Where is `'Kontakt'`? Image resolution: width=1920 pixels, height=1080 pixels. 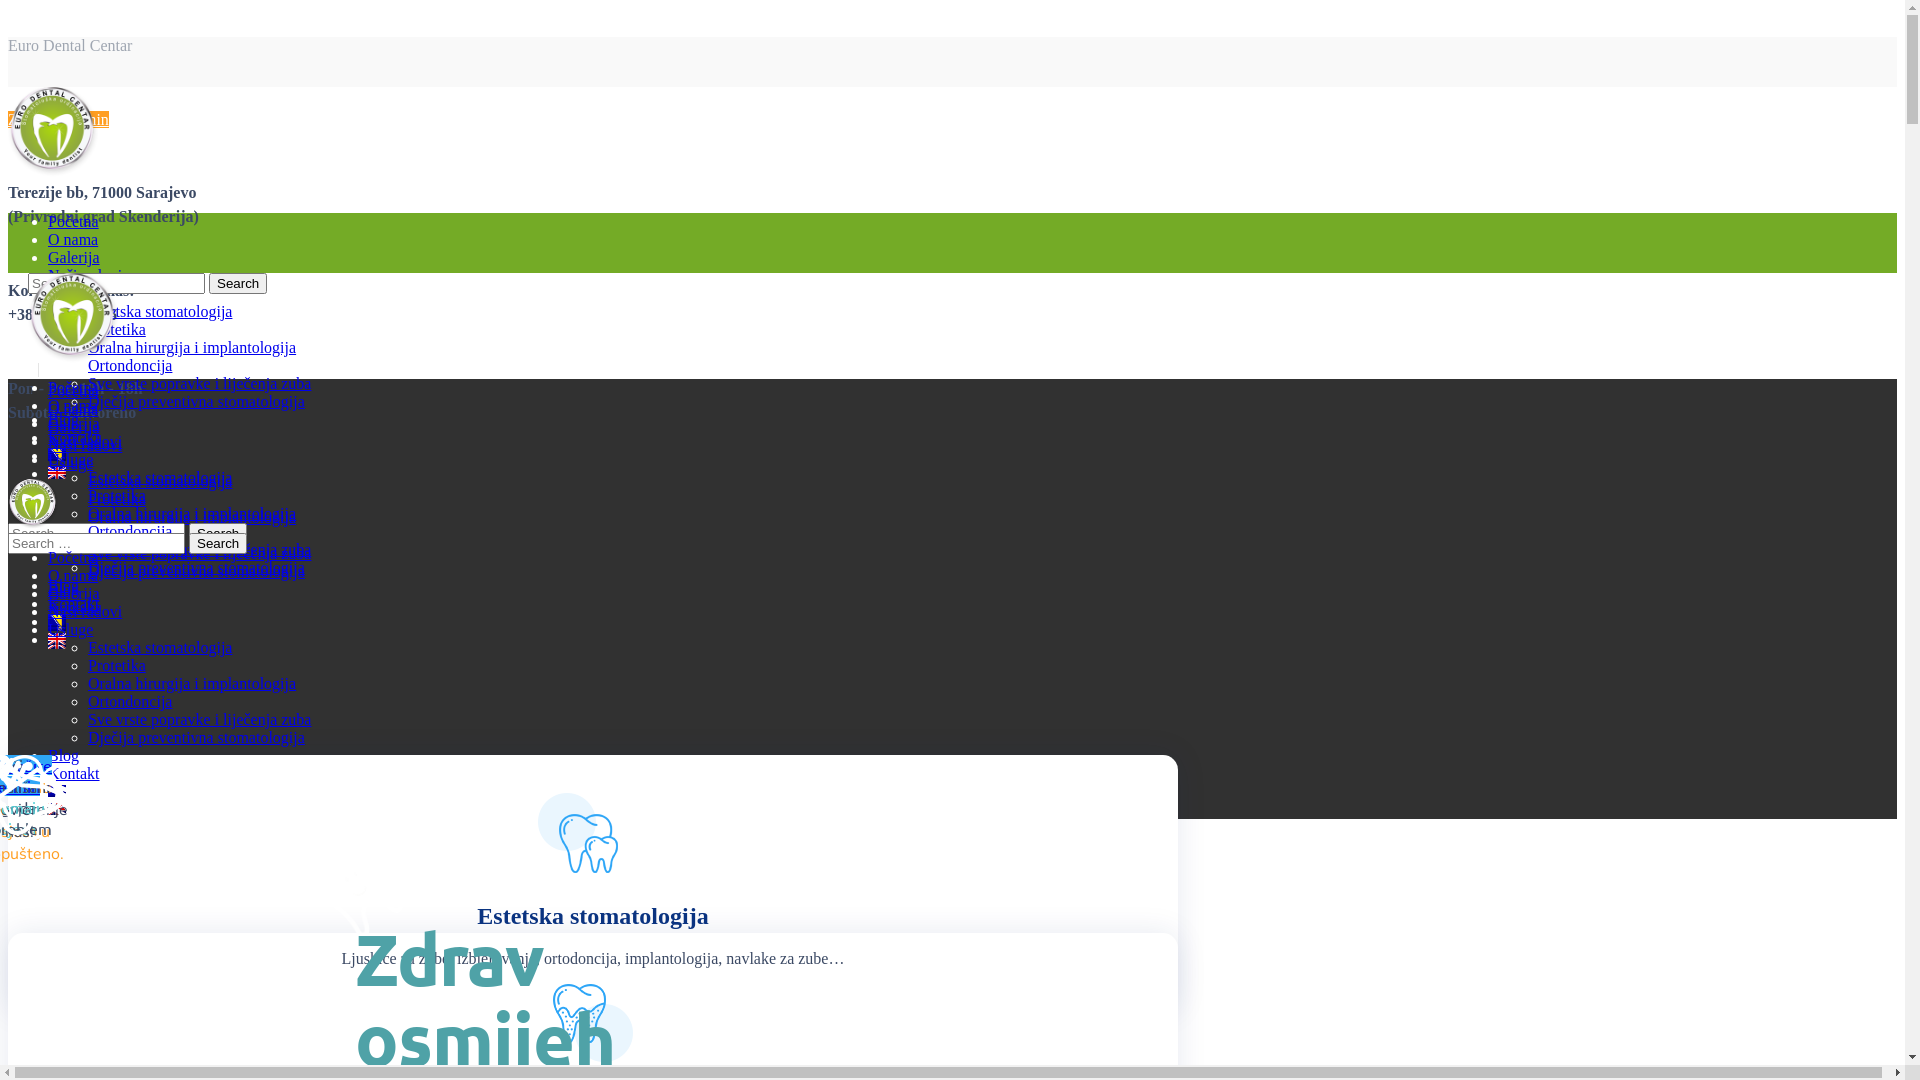 'Kontakt' is located at coordinates (48, 602).